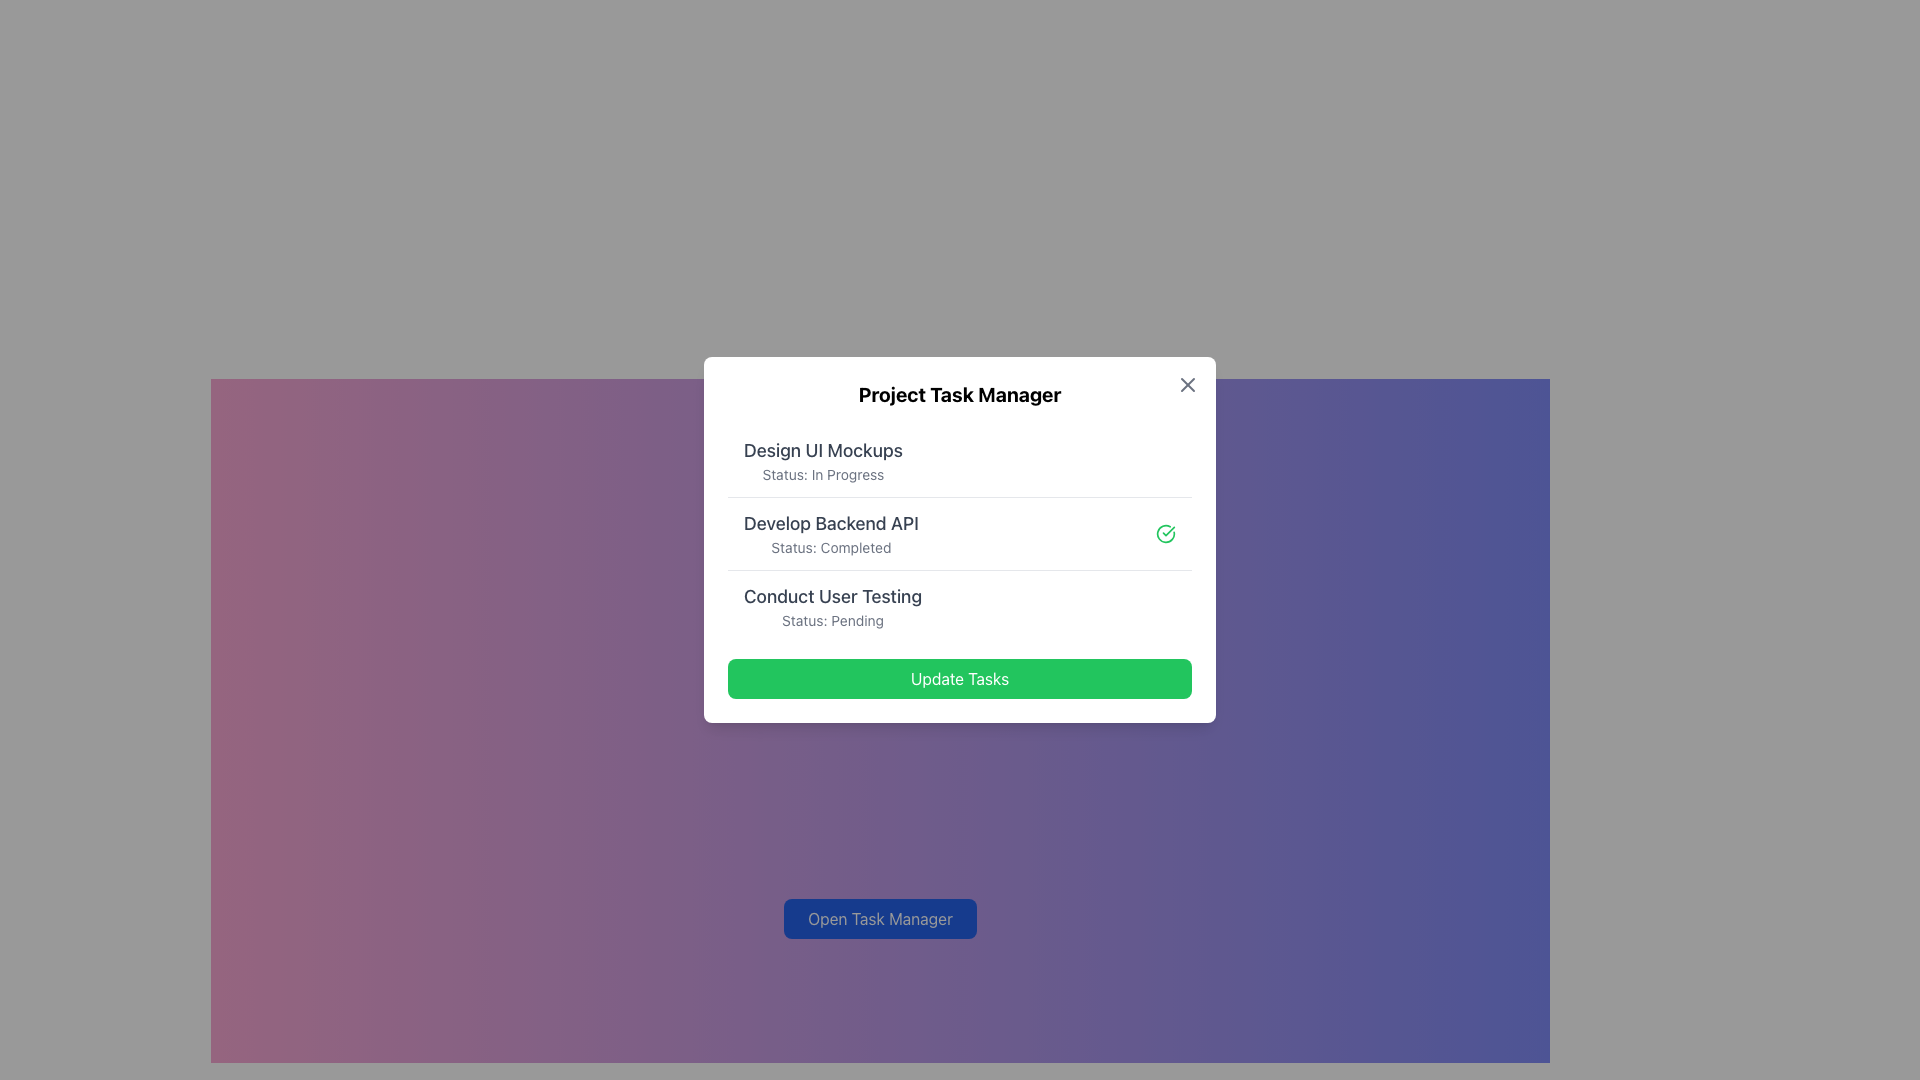 This screenshot has width=1920, height=1080. What do you see at coordinates (1166, 532) in the screenshot?
I see `the completion status icon (circle-check) located to the far right of the 'Develop Backend API' task's entry` at bounding box center [1166, 532].